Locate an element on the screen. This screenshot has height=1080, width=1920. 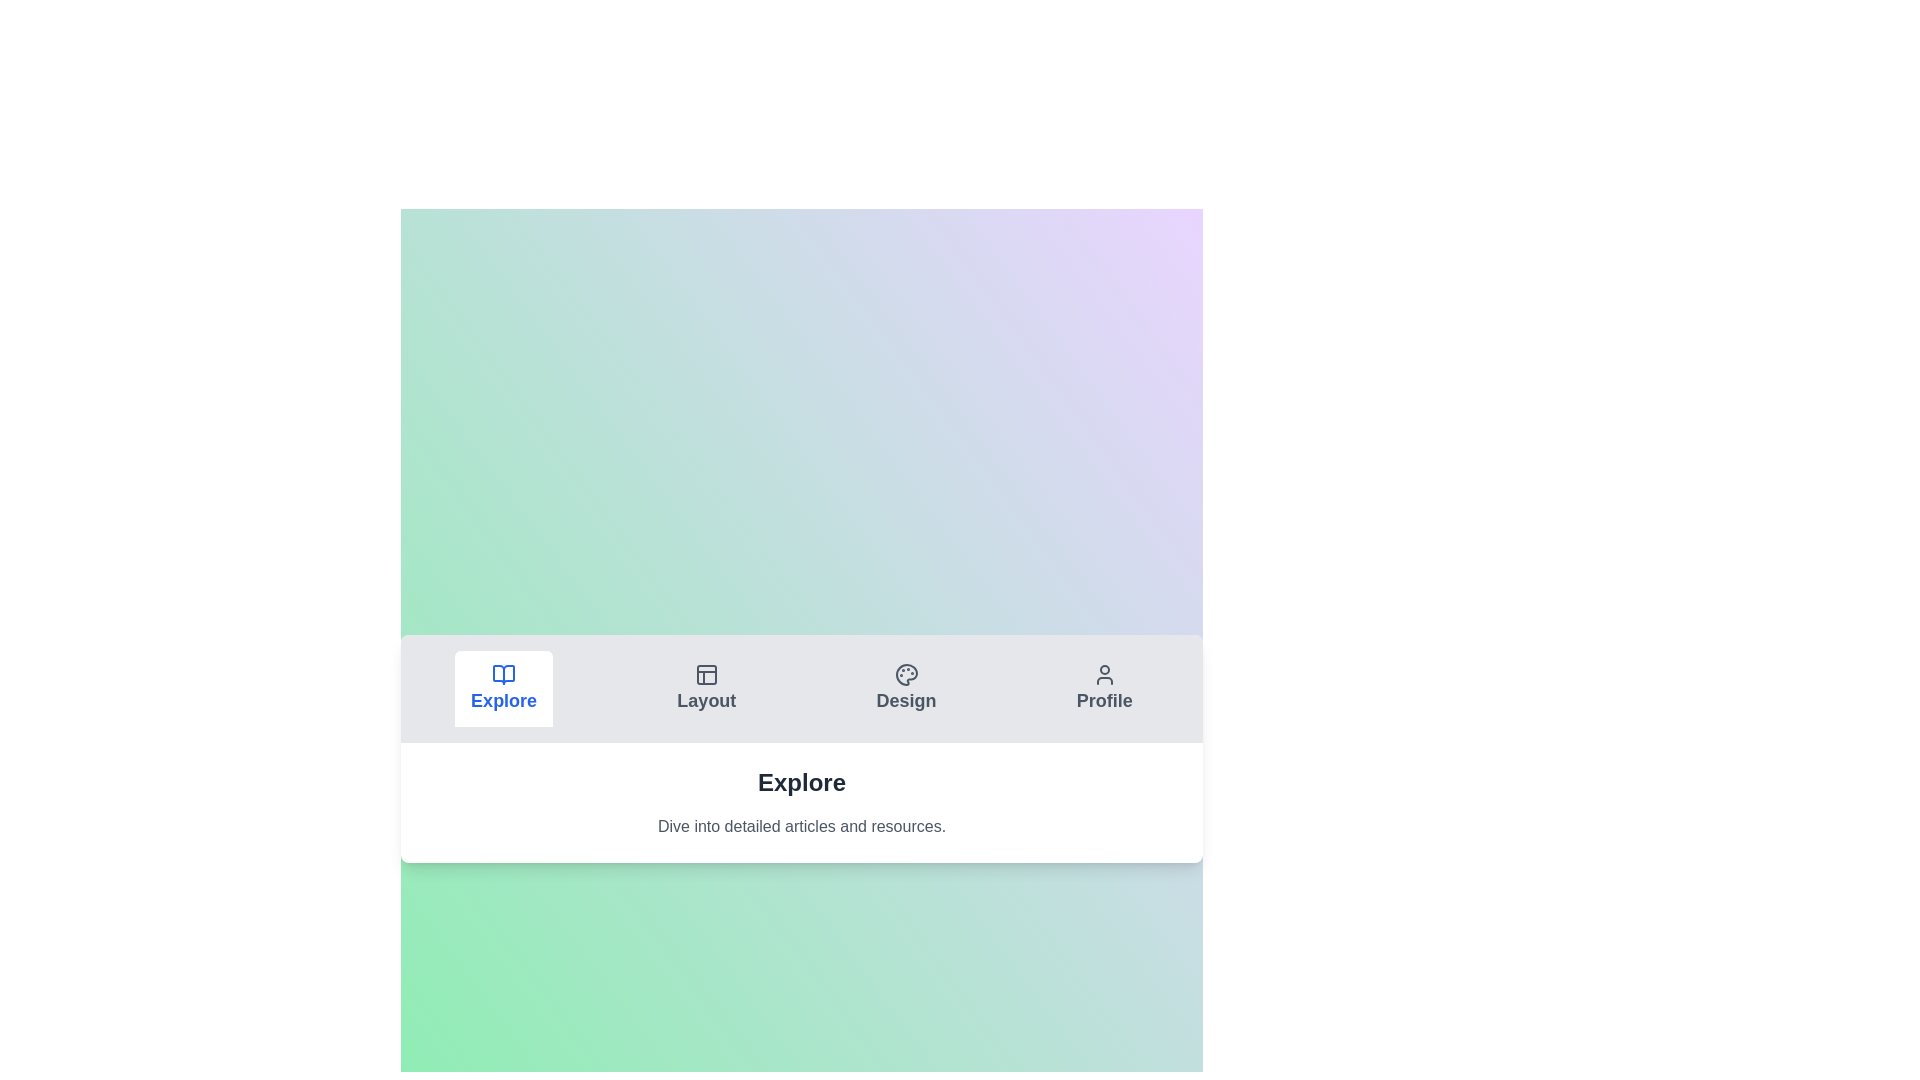
the icon of the Design tab to switch to its content is located at coordinates (905, 675).